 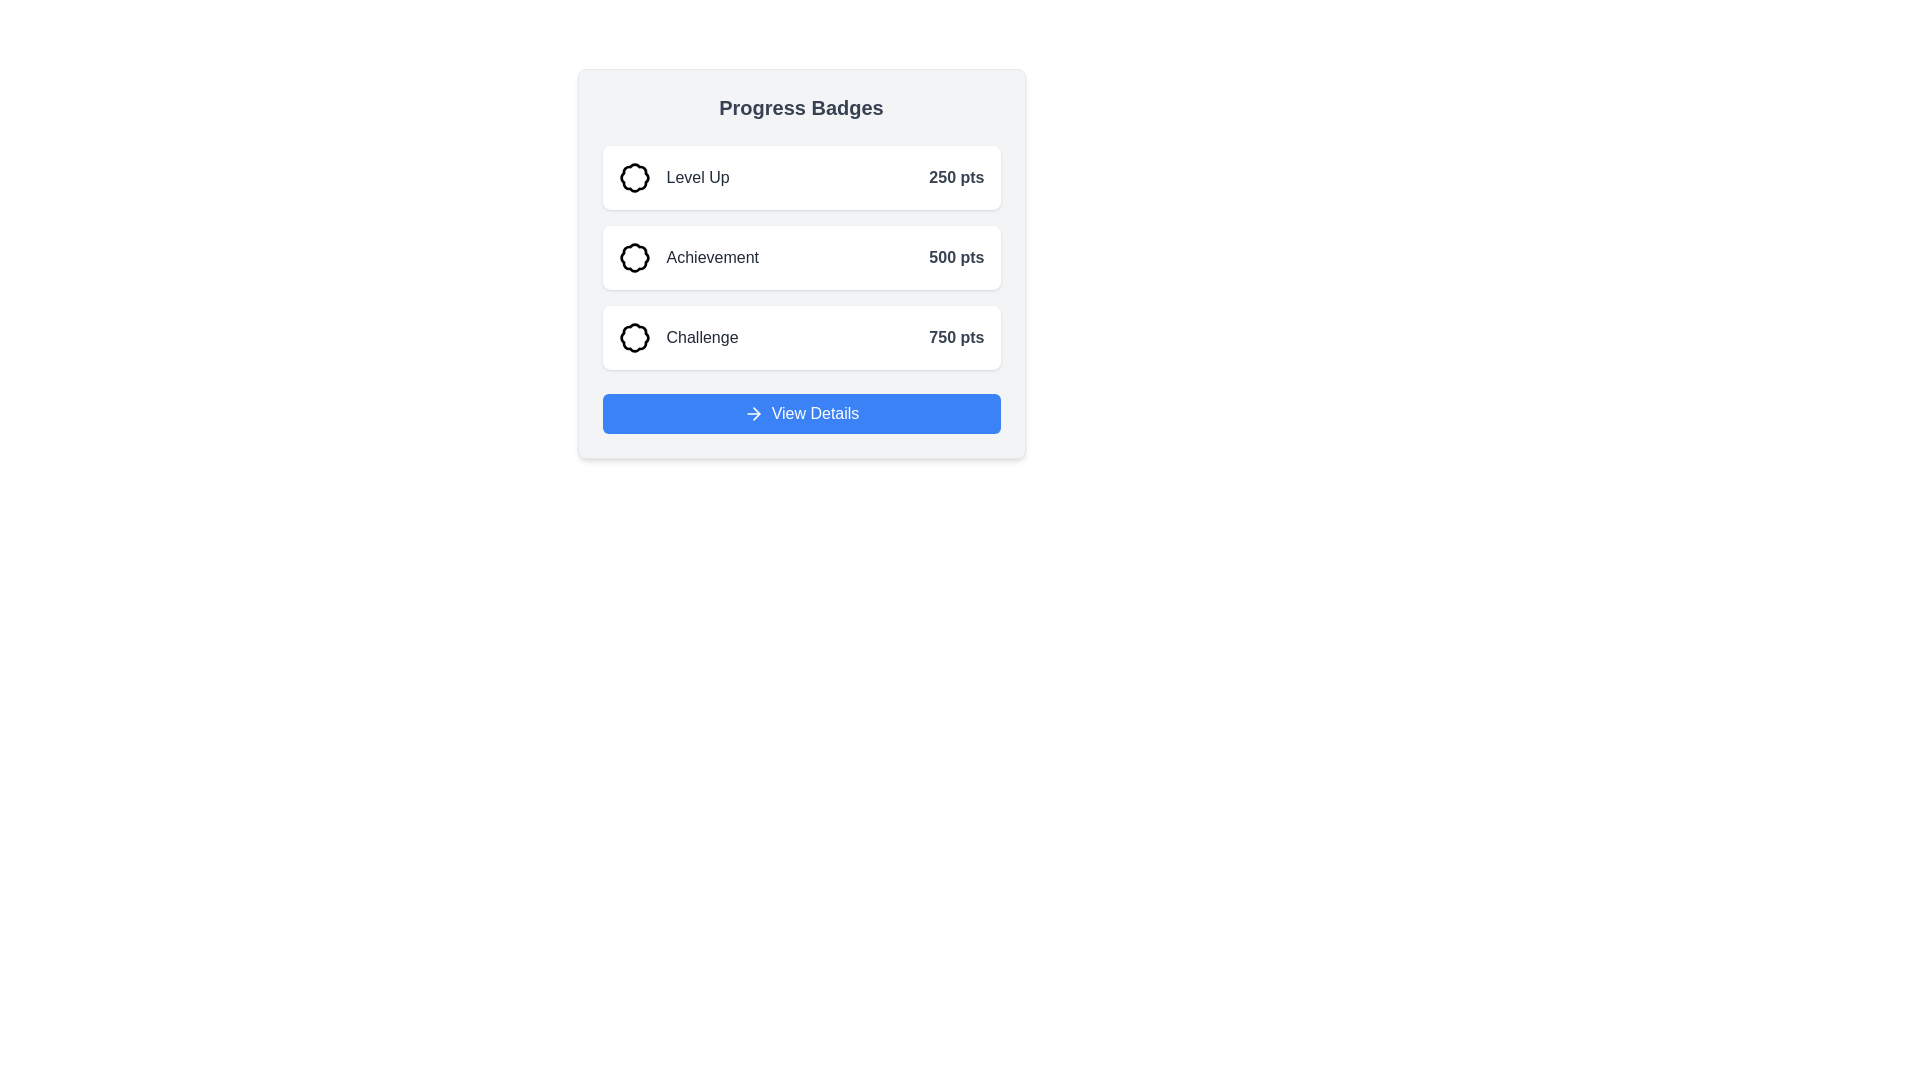 I want to click on the achievement badge icon located to the left of the 'Achievement' text, which is positioned immediately below the 'Level Up' section, so click(x=633, y=257).